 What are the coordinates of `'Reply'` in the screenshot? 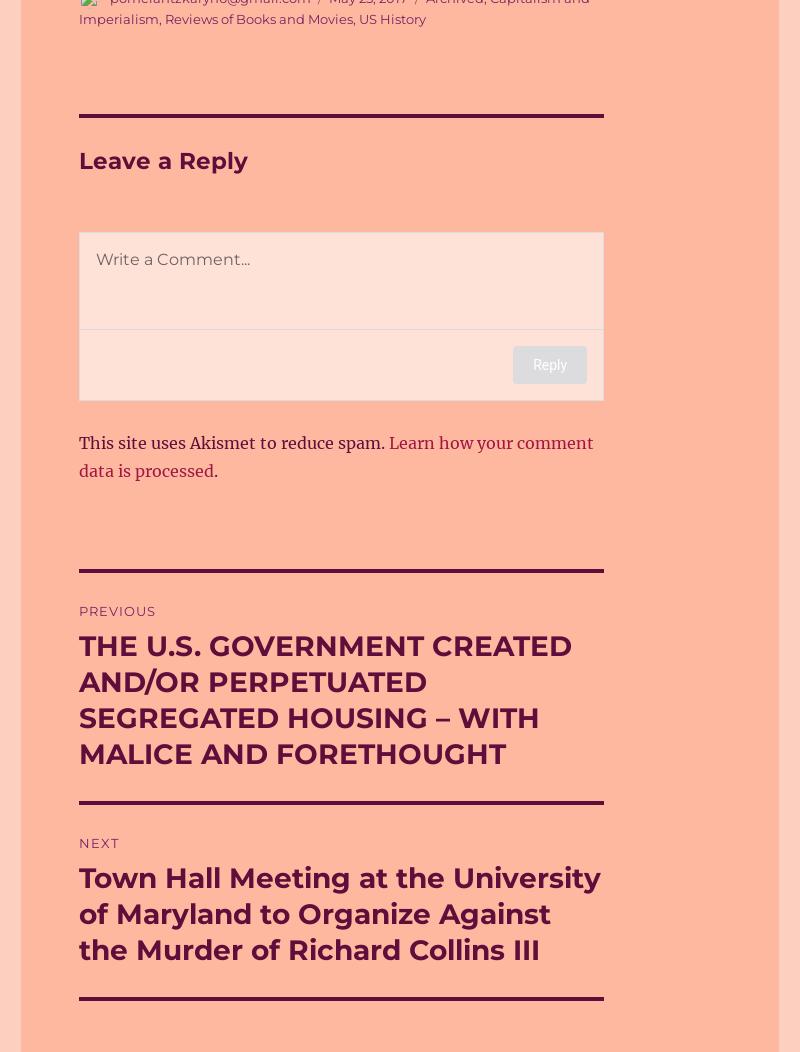 It's located at (532, 363).